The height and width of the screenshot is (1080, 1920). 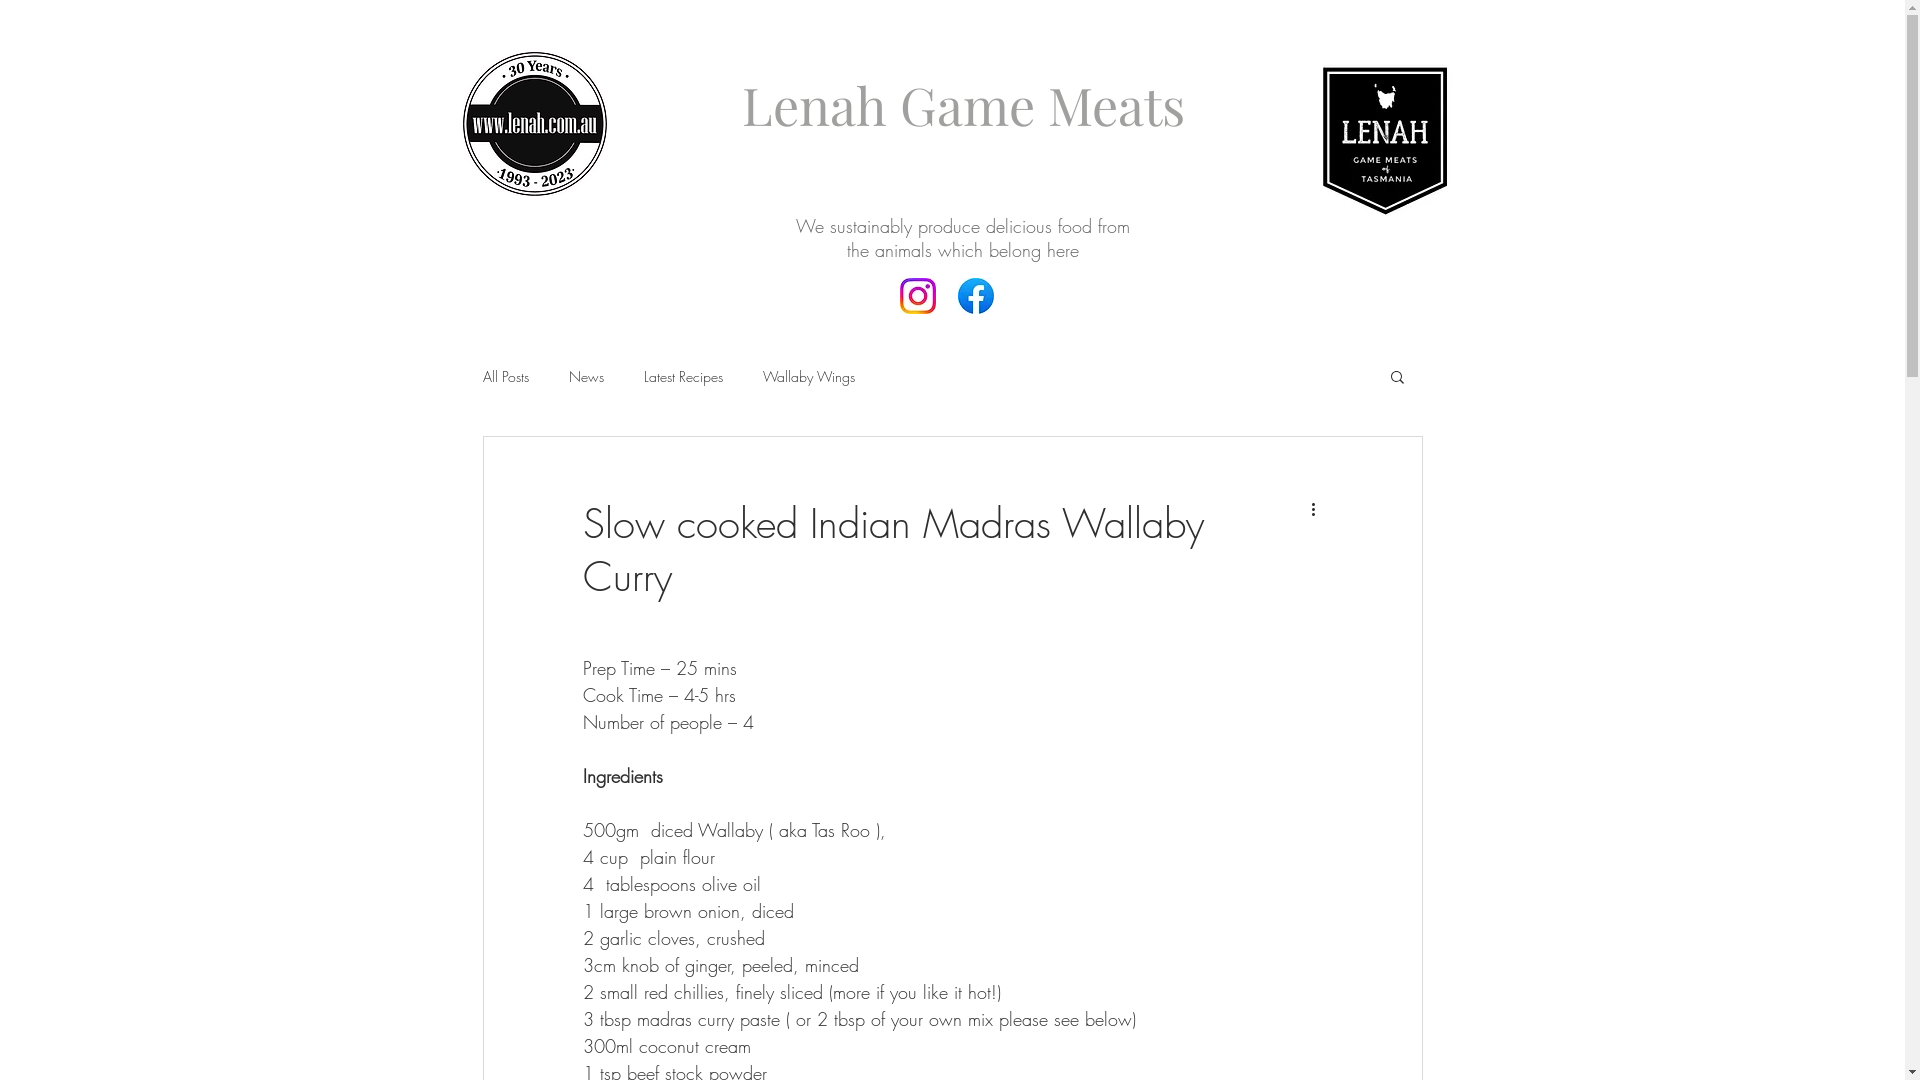 I want to click on 'Restaurant Social Bar', so click(x=941, y=314).